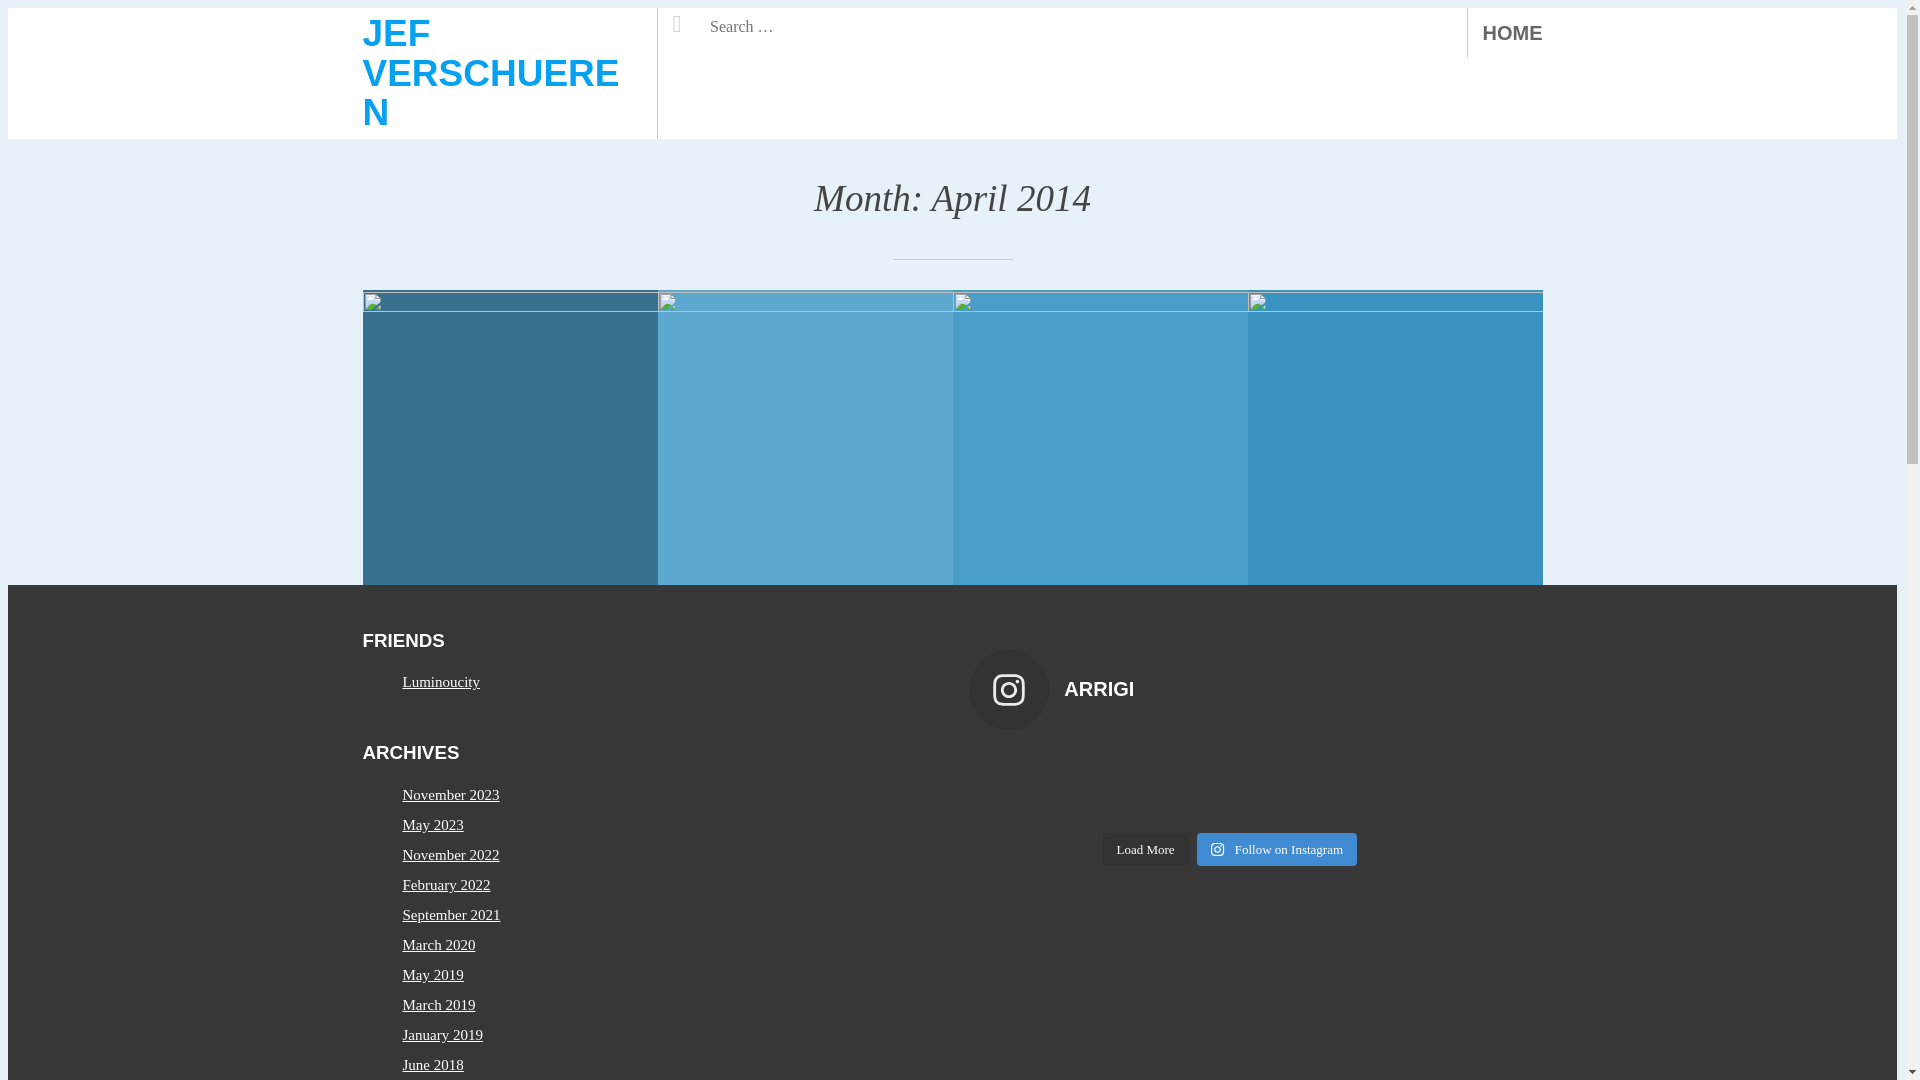 The image size is (1920, 1080). I want to click on 'March 2019', so click(437, 1005).